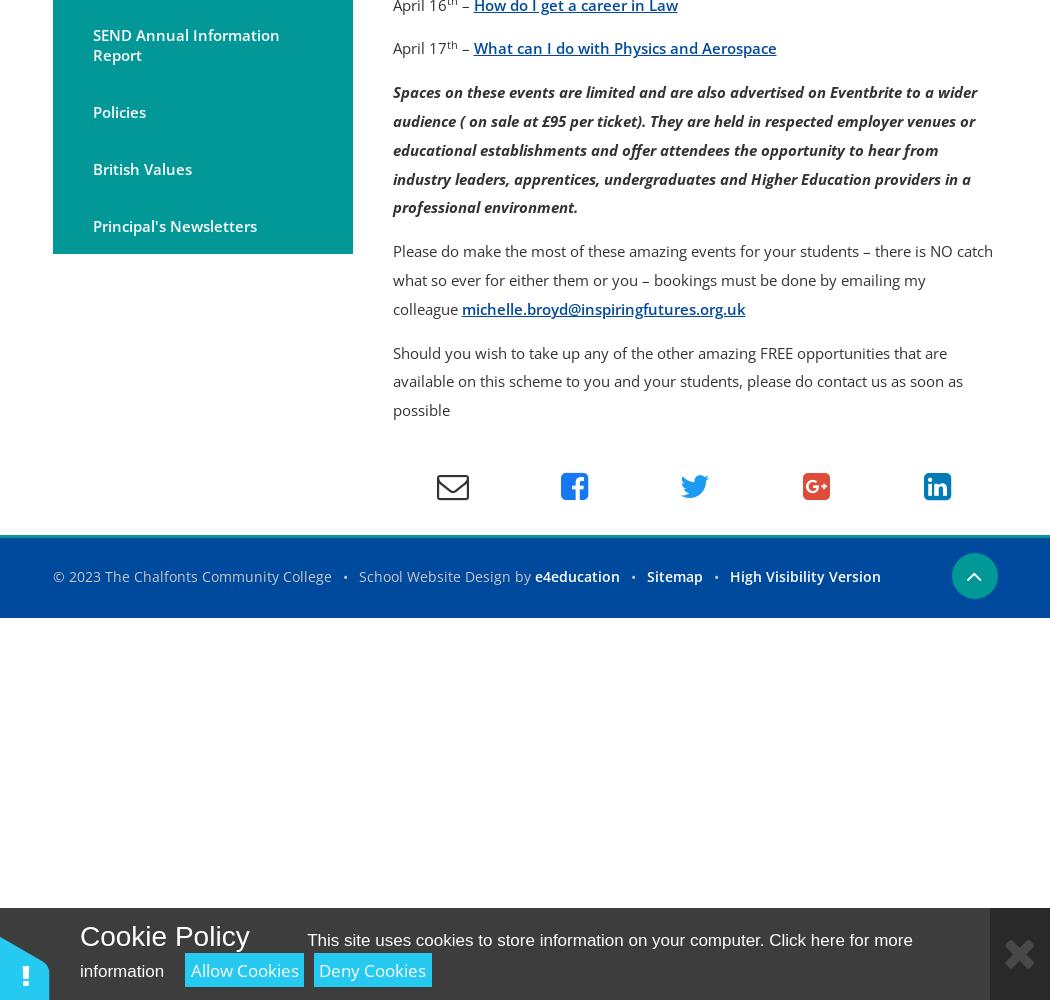 The image size is (1050, 1000). Describe the element at coordinates (677, 381) in the screenshot. I see `'Should you wish to take up any of the other amazing FREE opportunities that are available on this scheme to you and your students, please do contact us as soon as possible'` at that location.